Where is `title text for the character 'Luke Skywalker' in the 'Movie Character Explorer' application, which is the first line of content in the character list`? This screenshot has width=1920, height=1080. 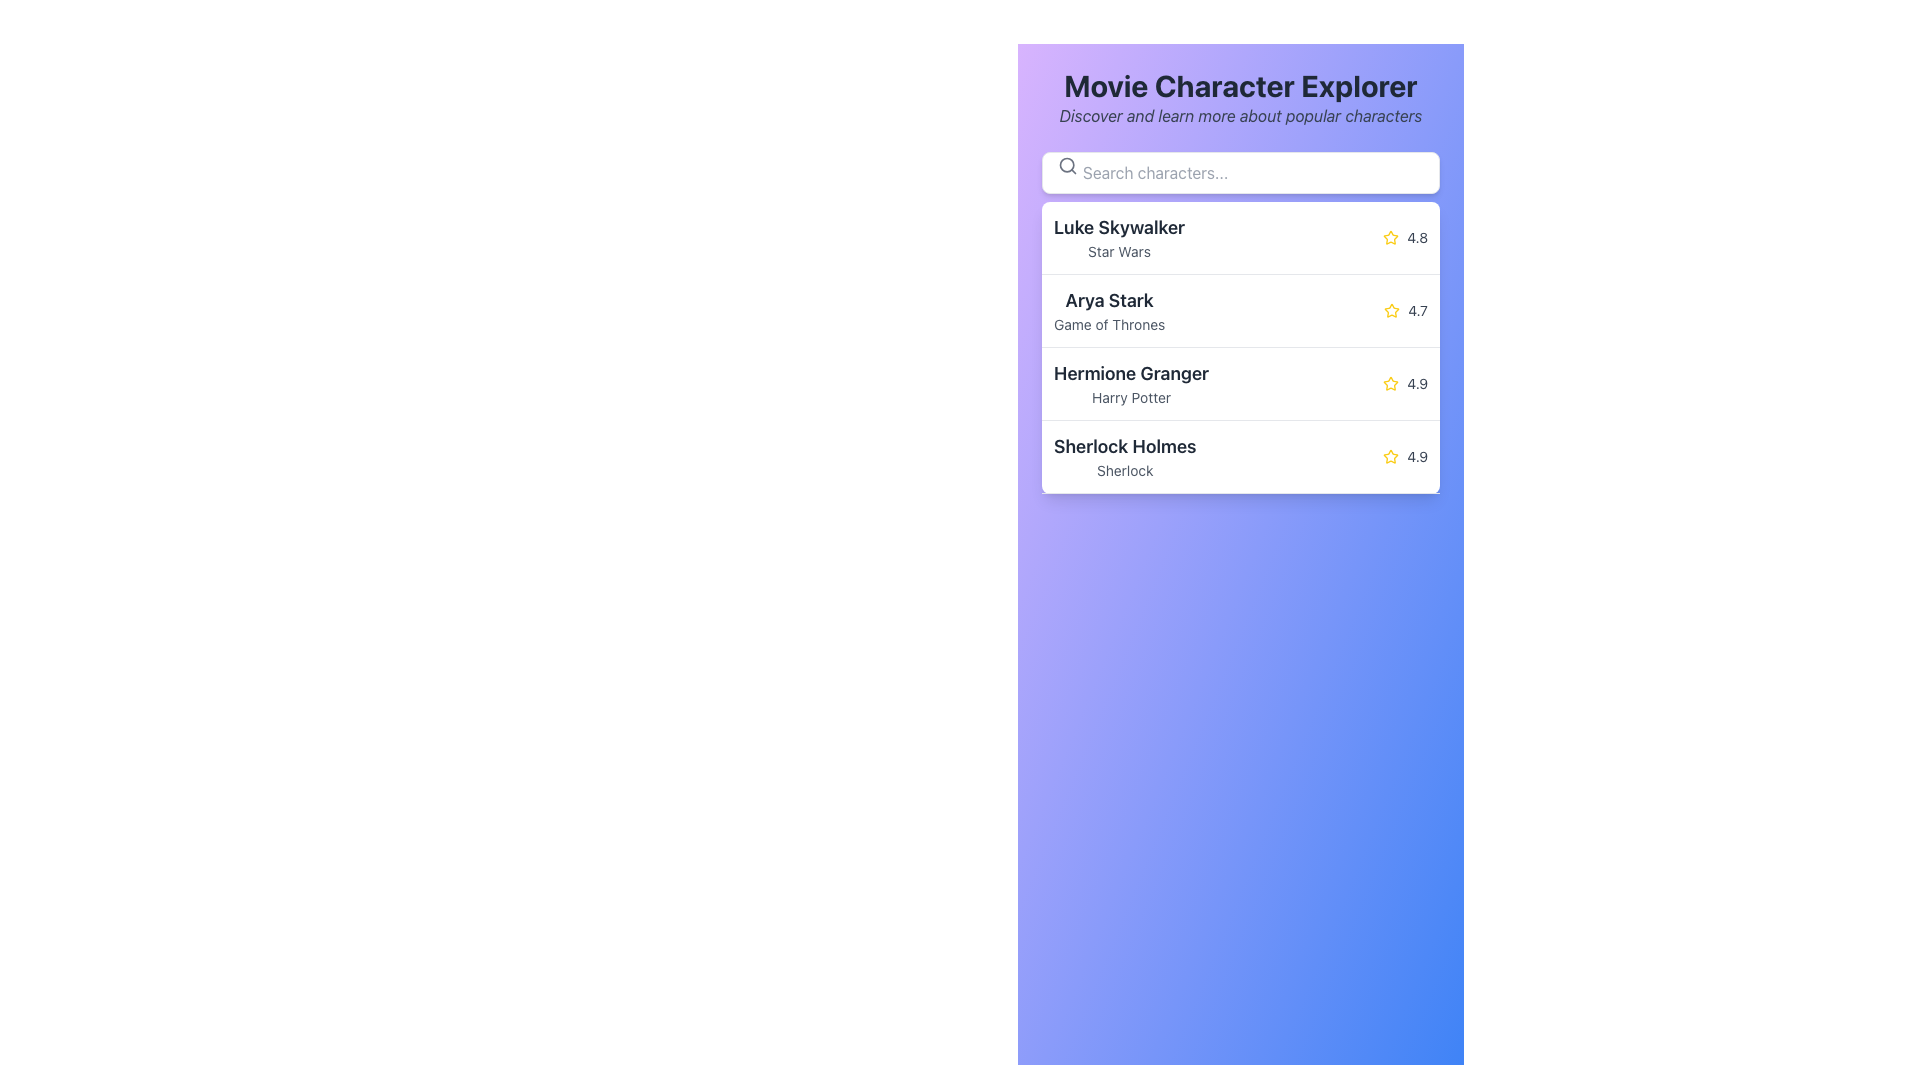
title text for the character 'Luke Skywalker' in the 'Movie Character Explorer' application, which is the first line of content in the character list is located at coordinates (1118, 226).